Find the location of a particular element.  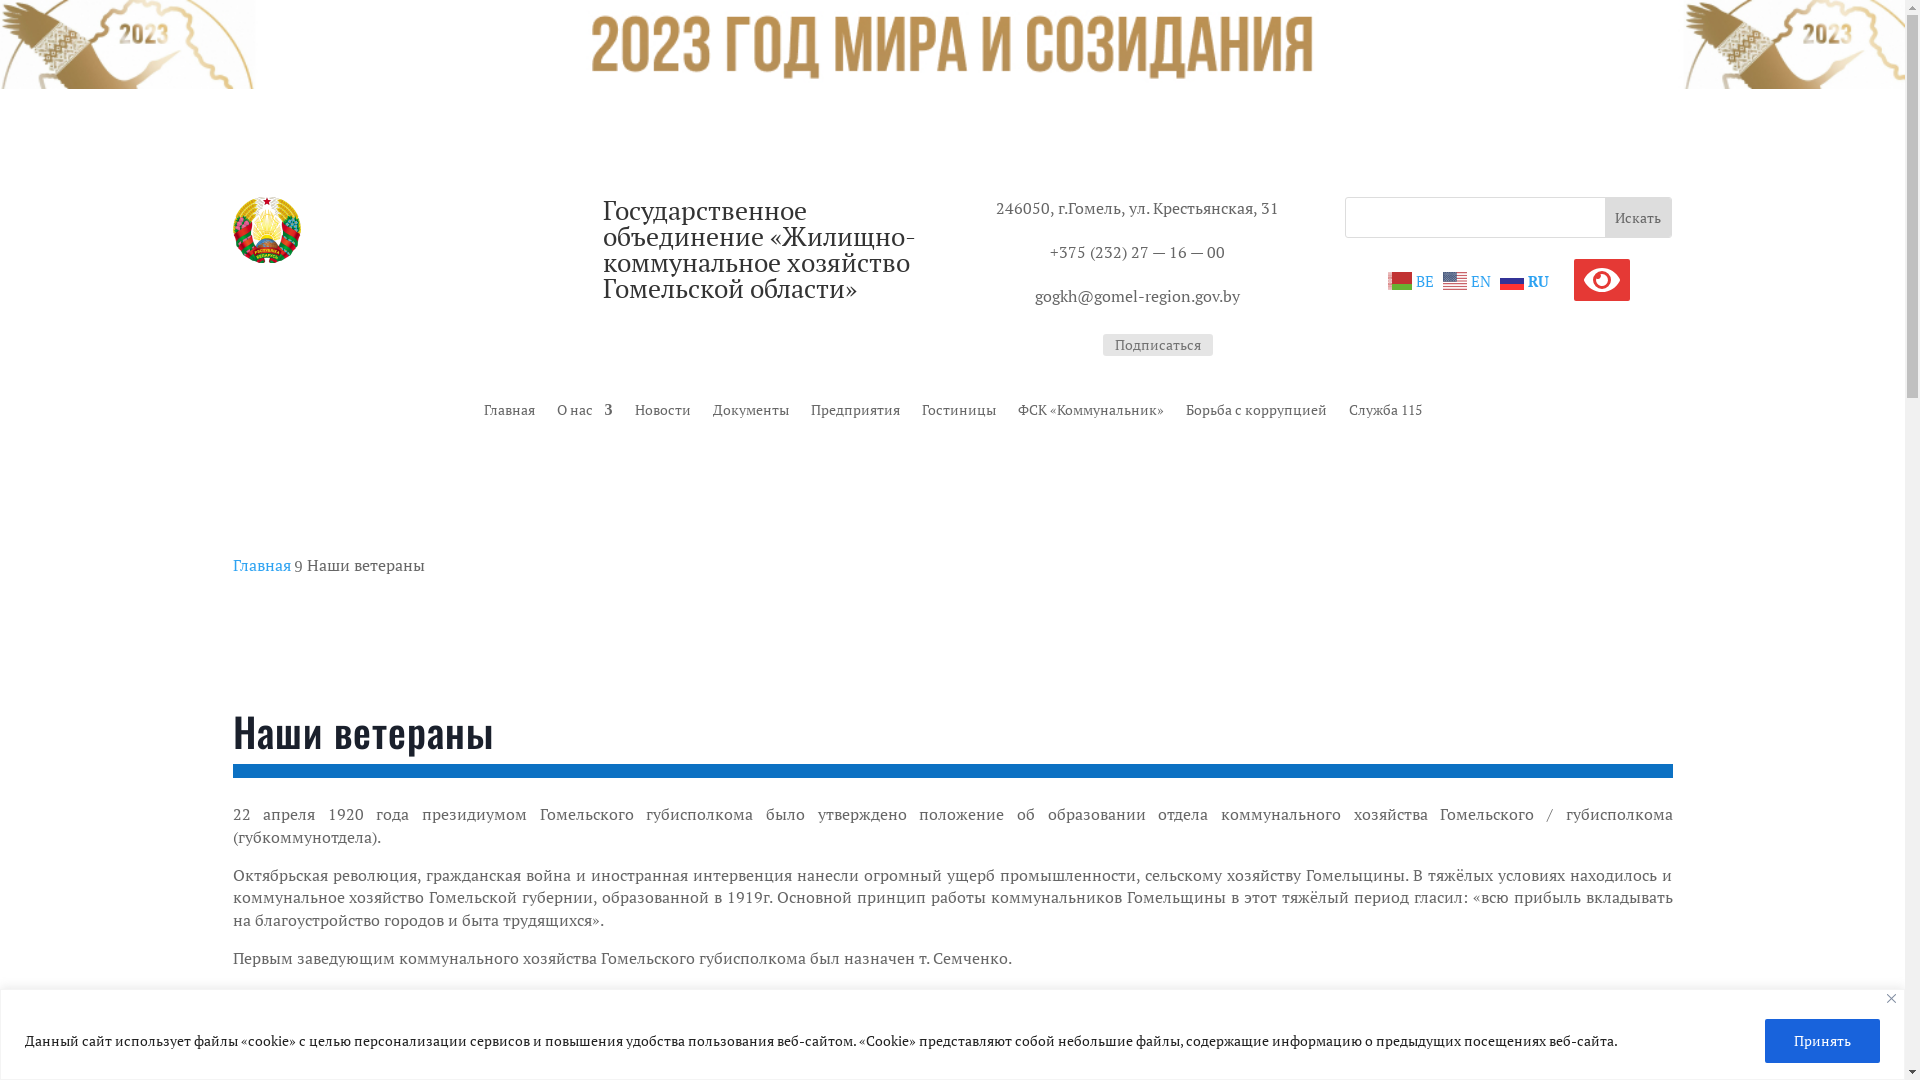

'BE' is located at coordinates (1412, 278).